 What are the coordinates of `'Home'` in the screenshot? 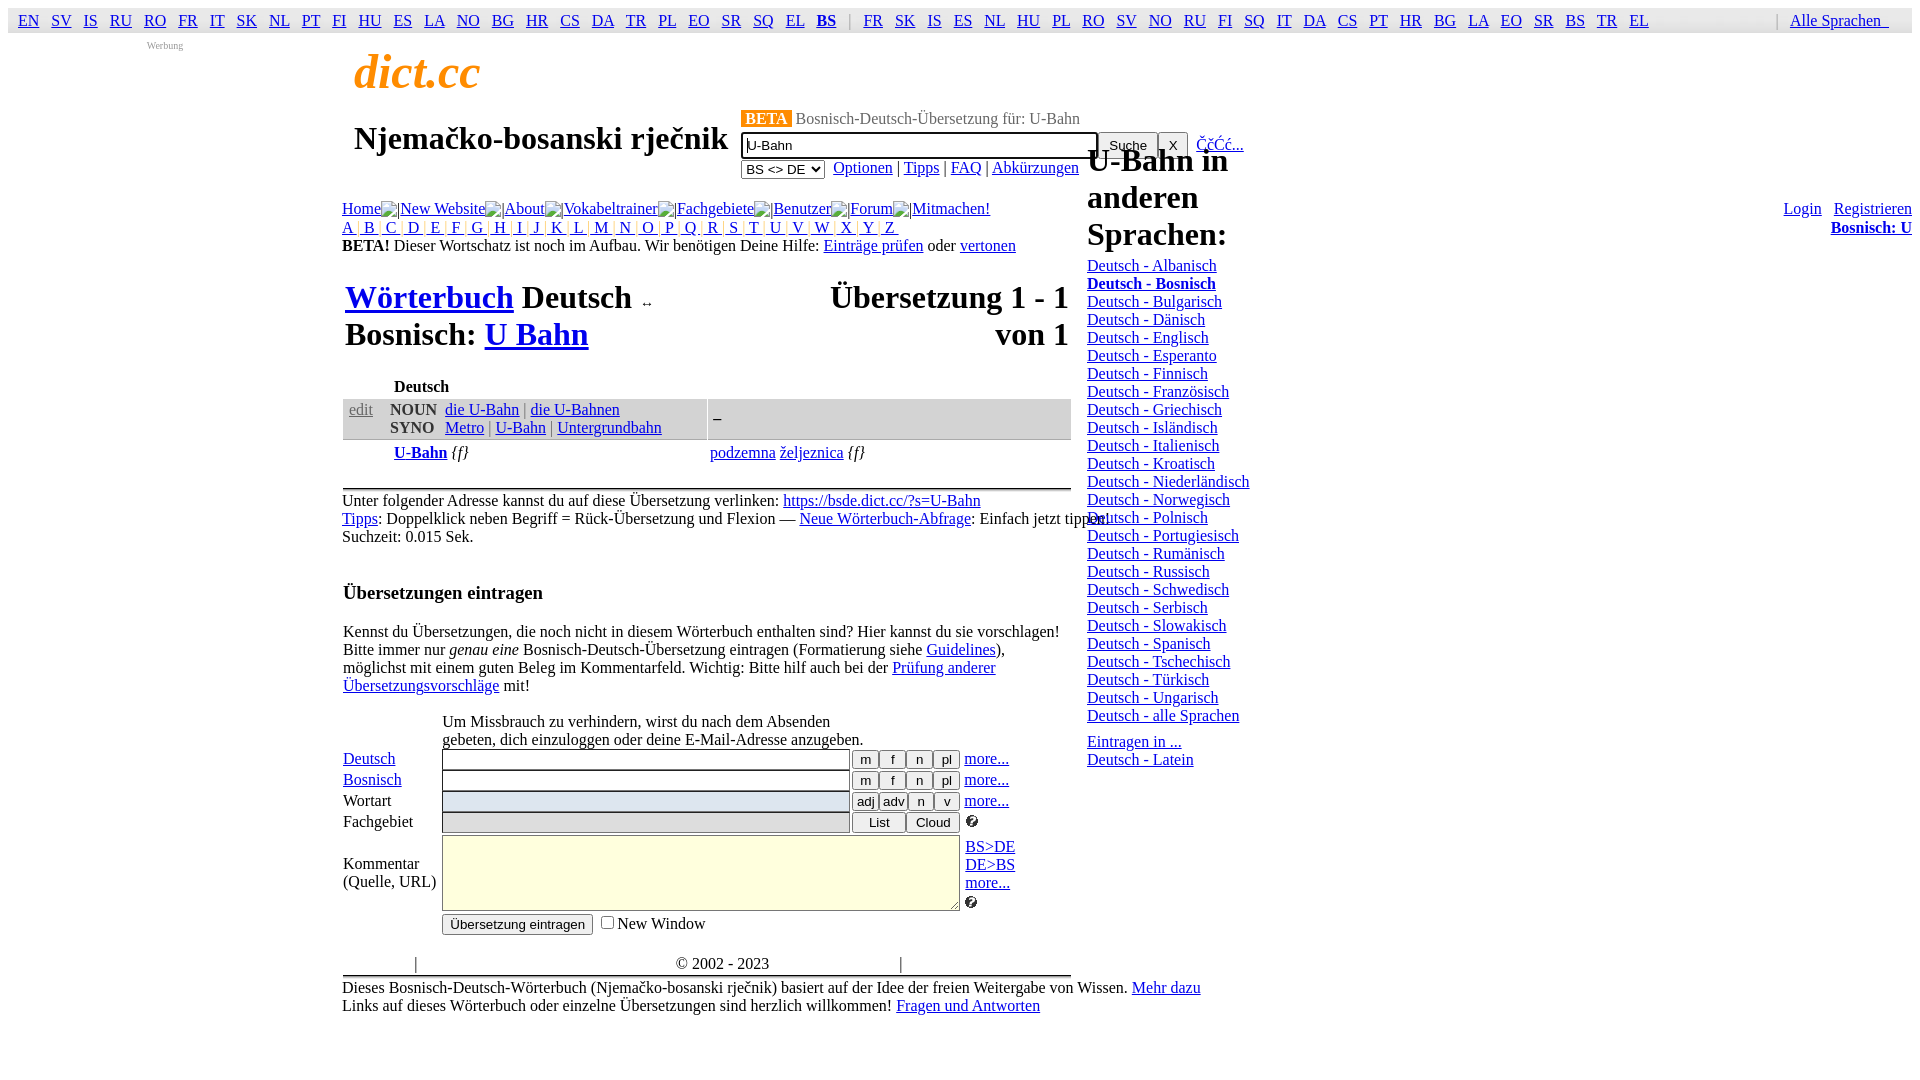 It's located at (341, 208).